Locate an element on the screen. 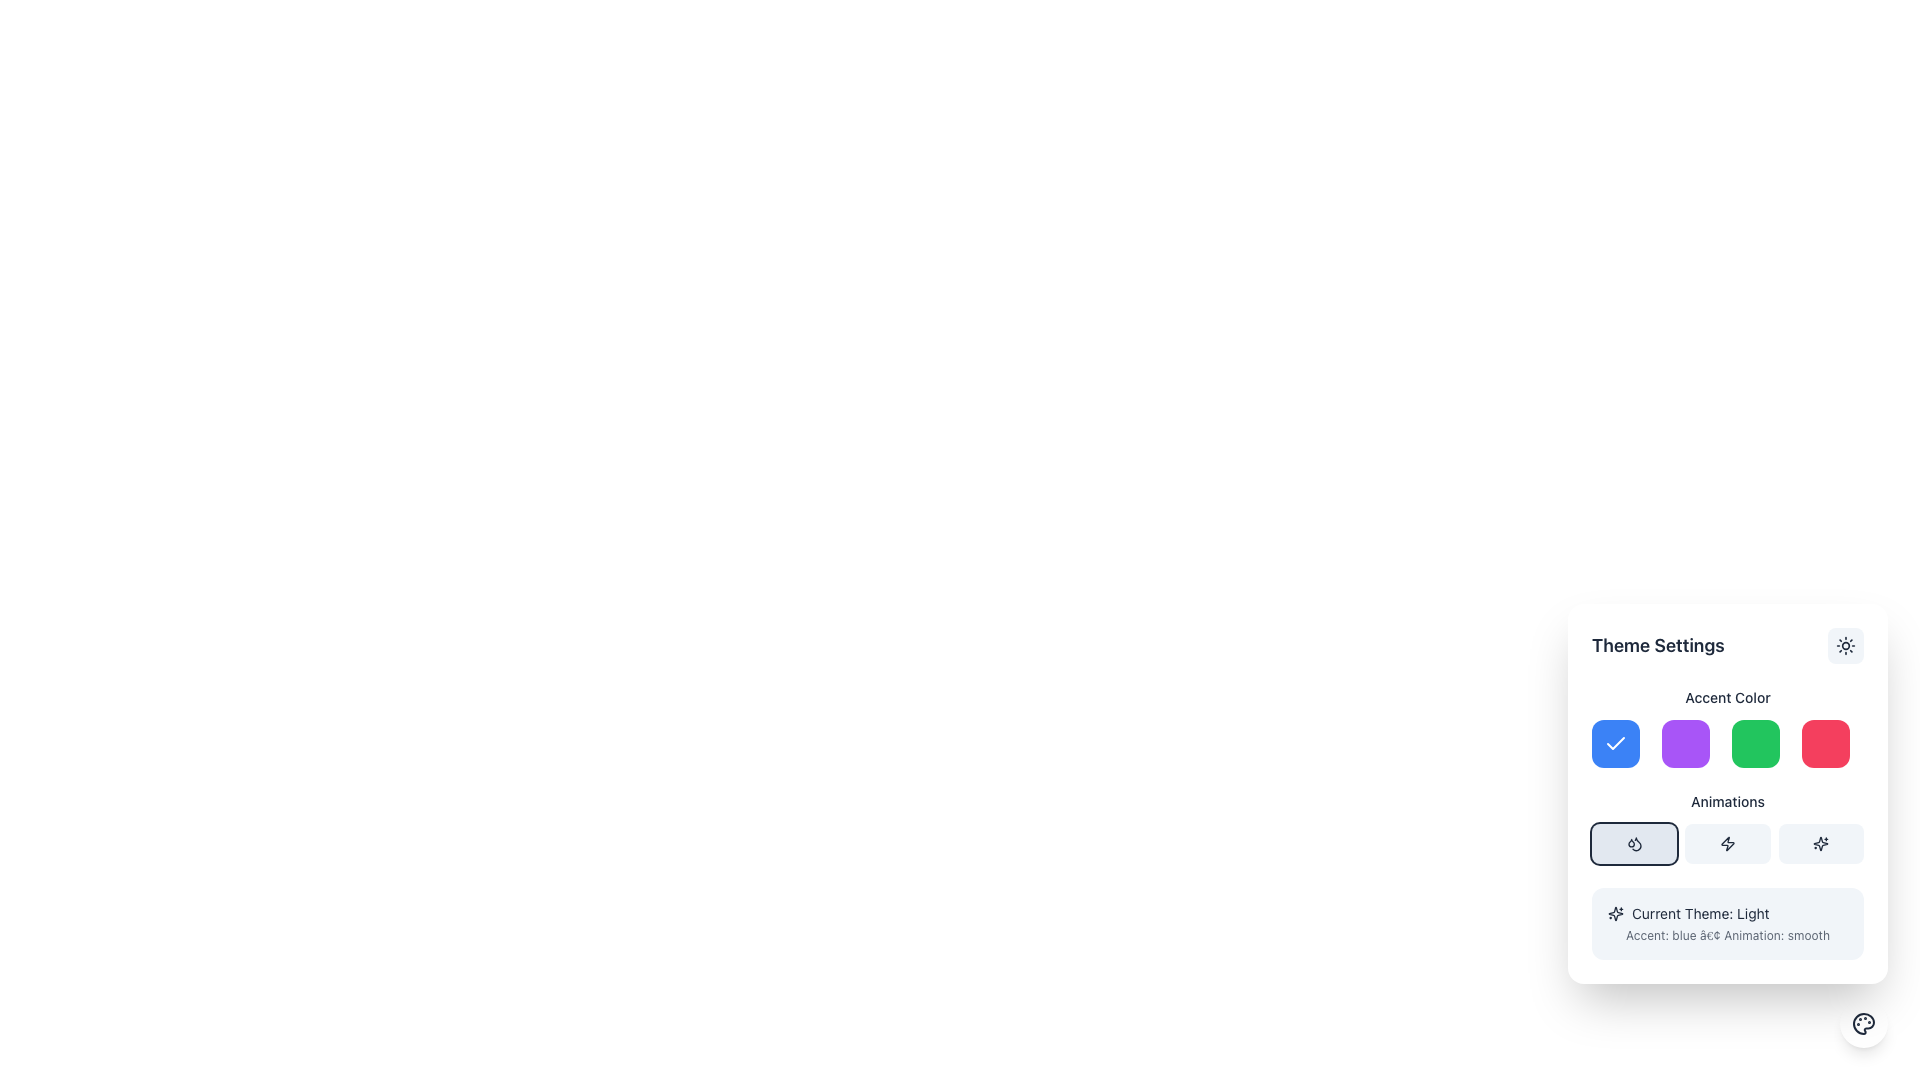 Image resolution: width=1920 pixels, height=1080 pixels. the sparkles effect icon located within the 'Animations' section of the 'Theme Settings' panel, positioned as the third button in a horizontal row is located at coordinates (1821, 844).